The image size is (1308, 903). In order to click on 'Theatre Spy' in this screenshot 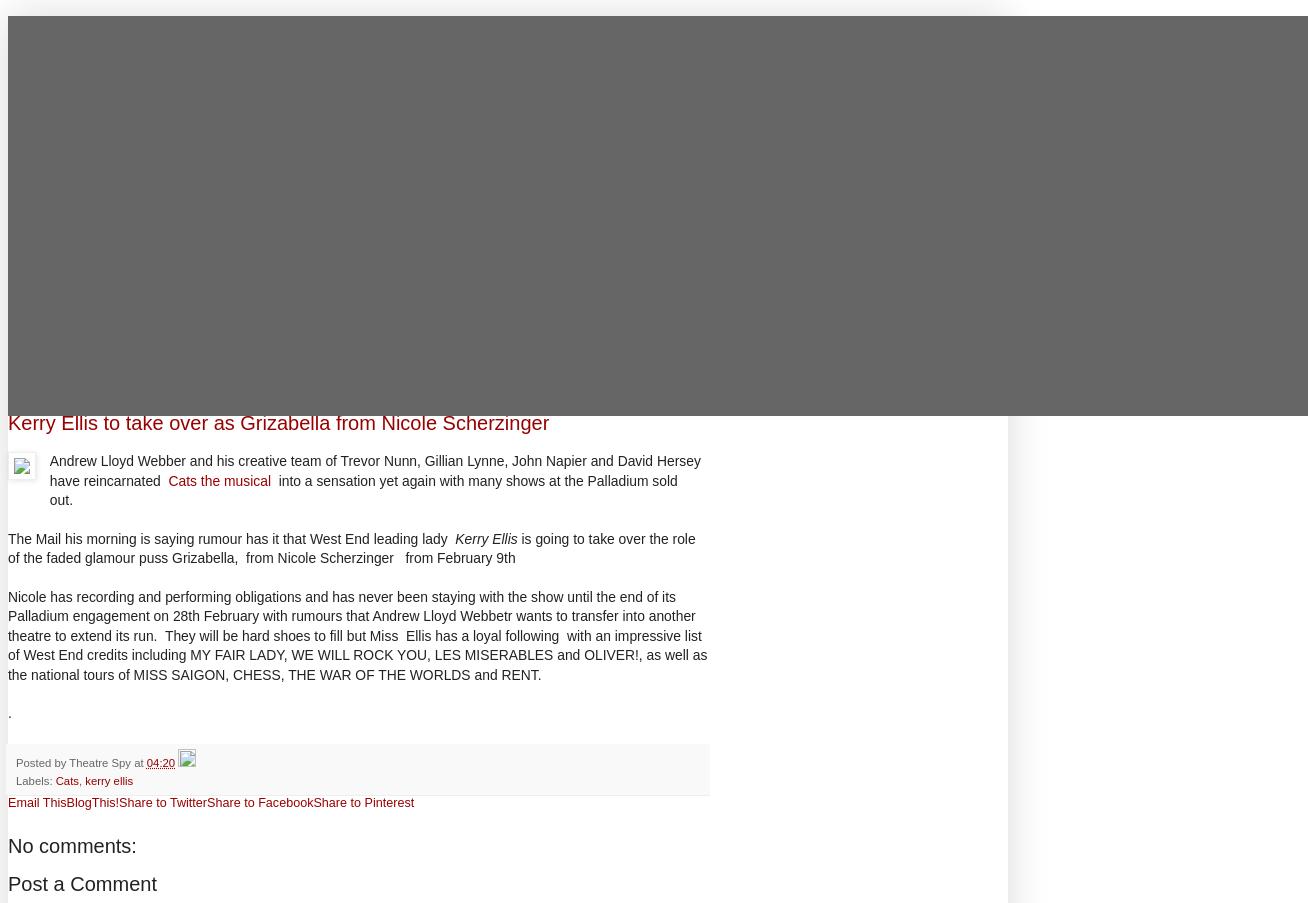, I will do `click(99, 762)`.